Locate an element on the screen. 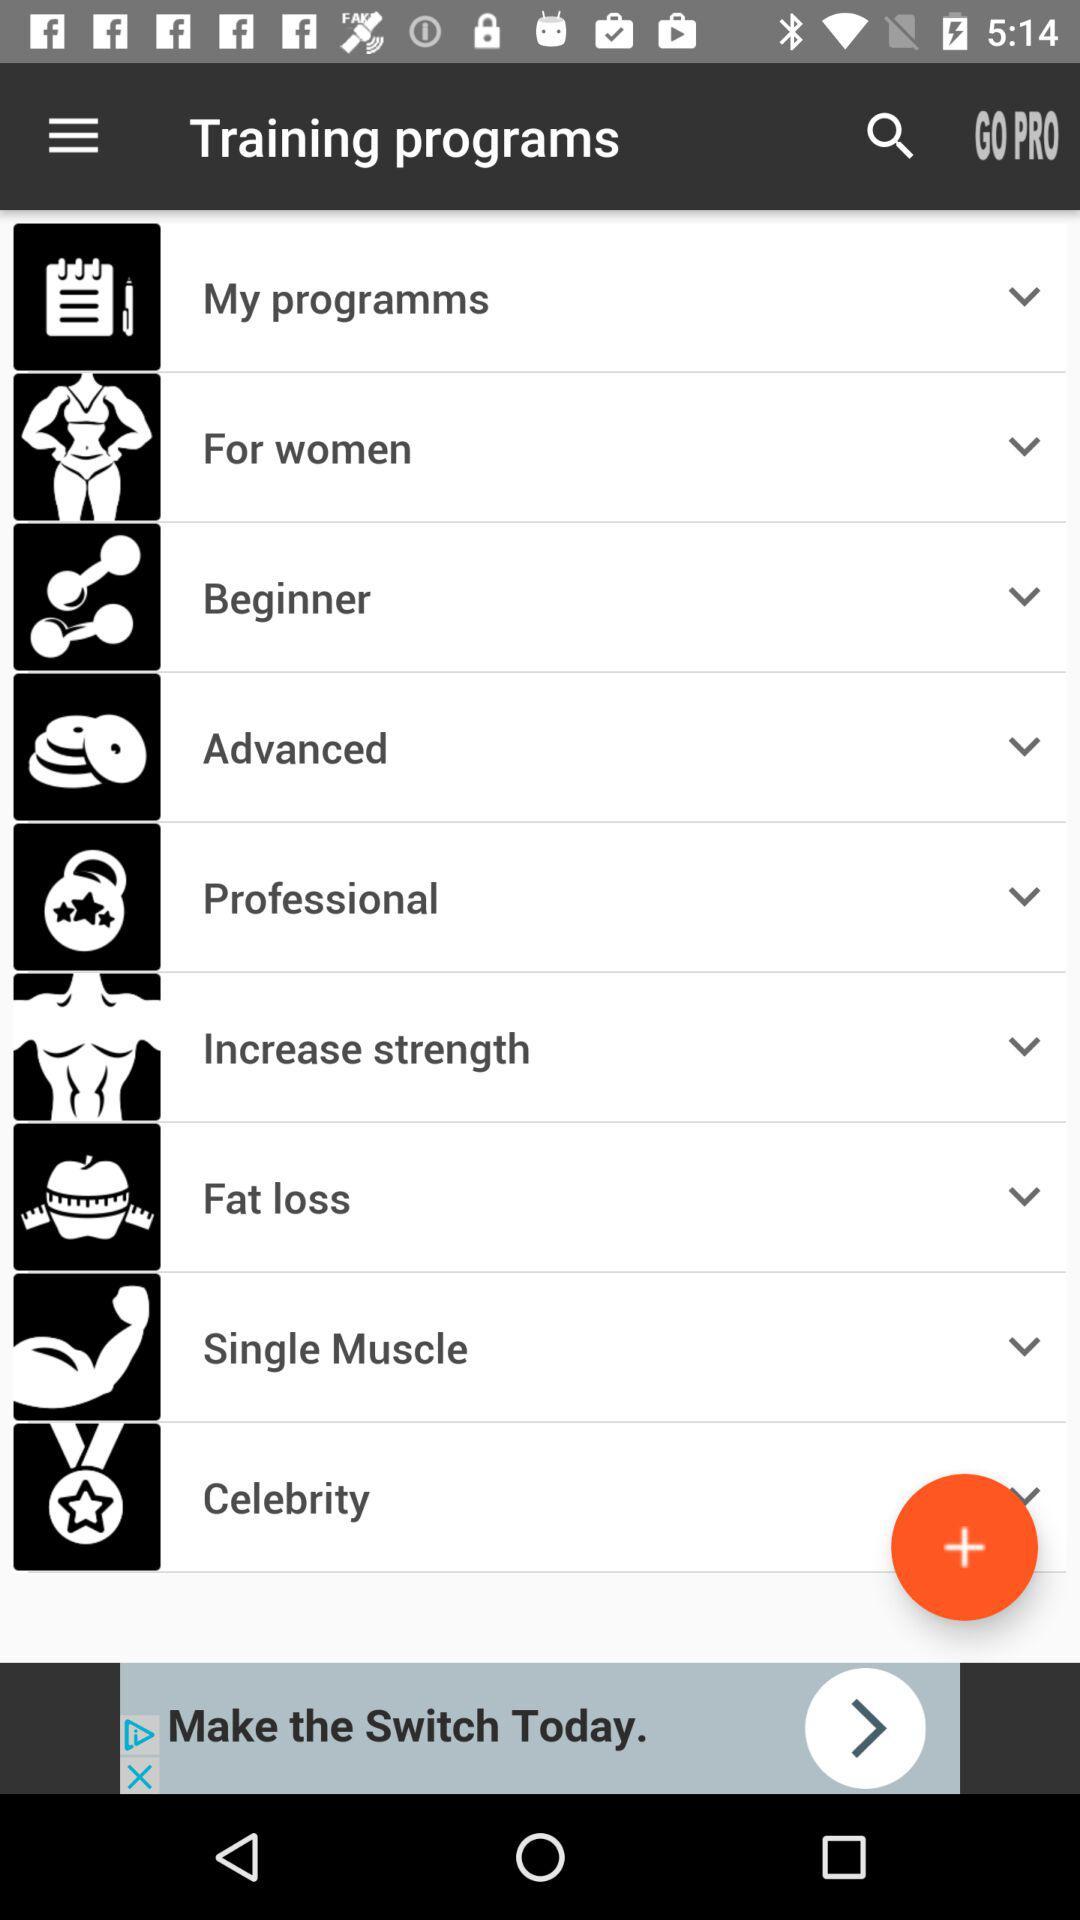  advertisement section is located at coordinates (540, 1727).